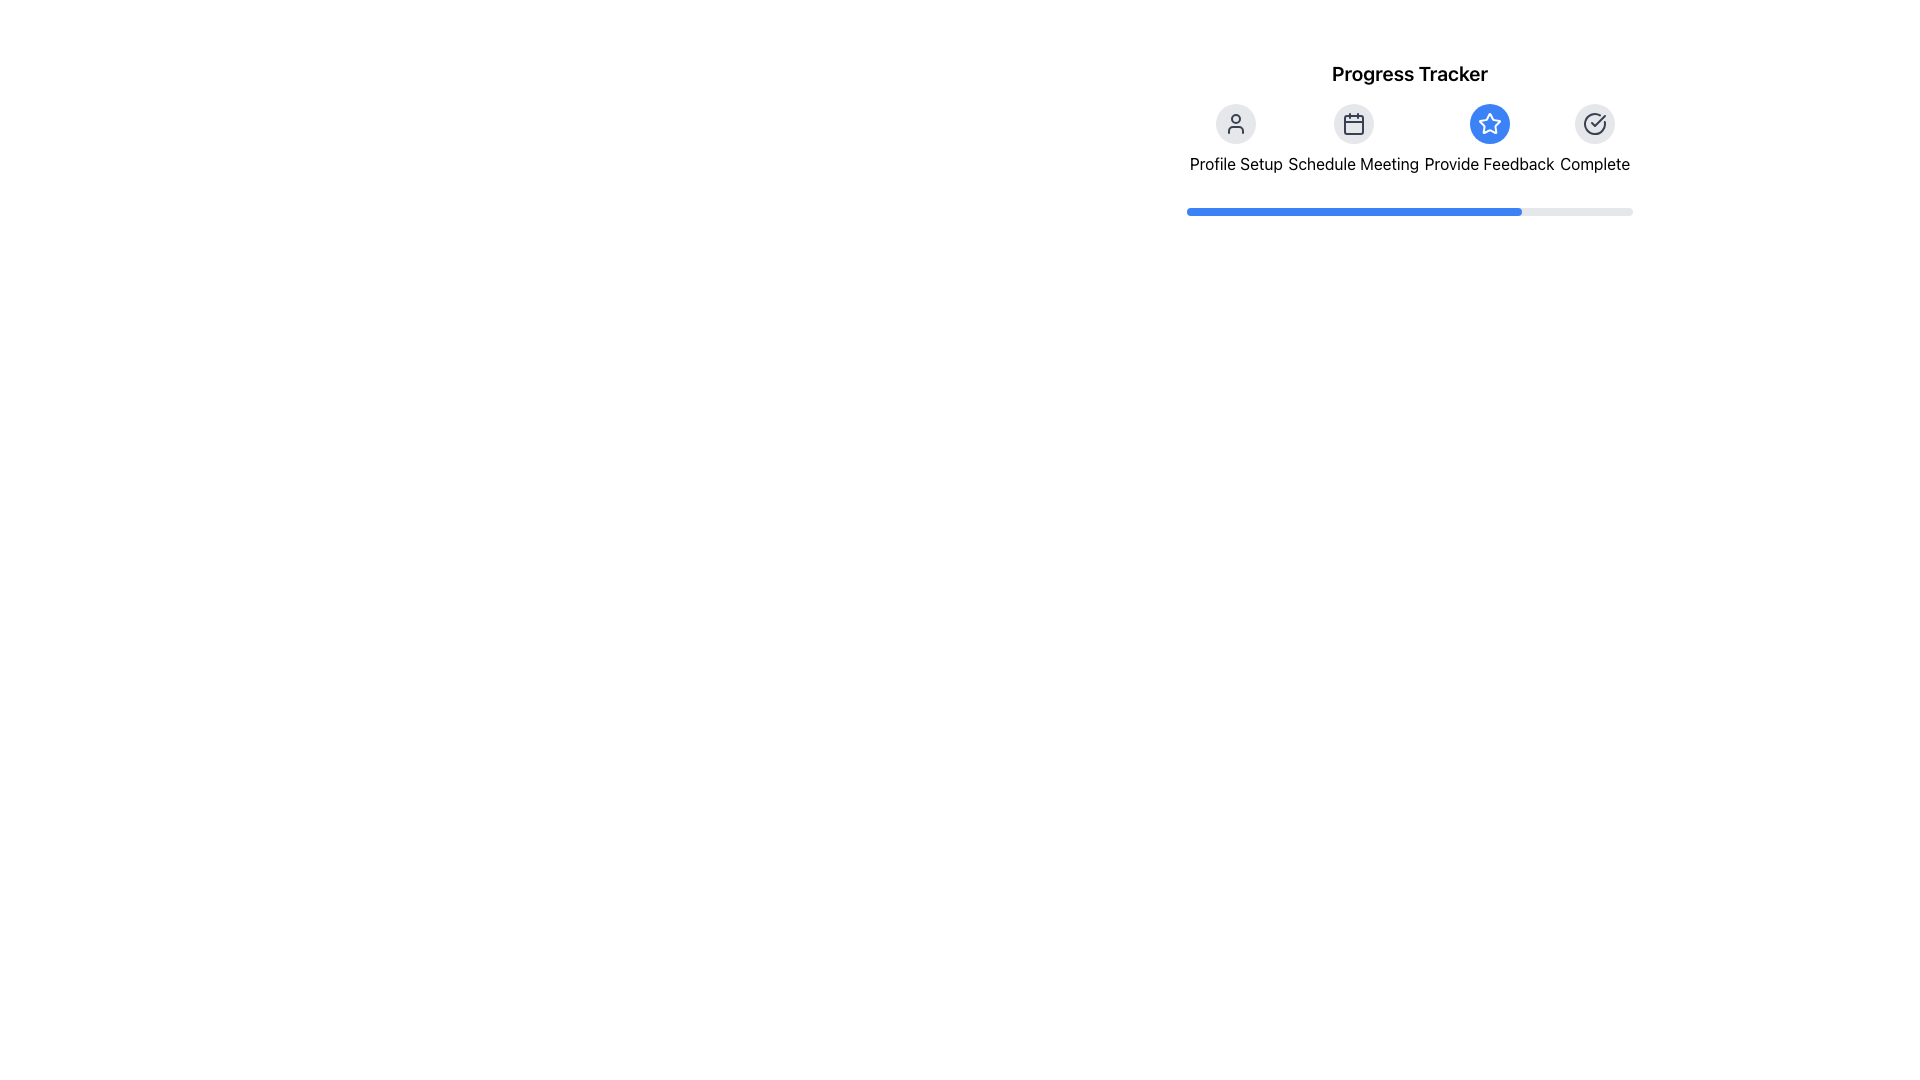 Image resolution: width=1920 pixels, height=1080 pixels. What do you see at coordinates (1597, 120) in the screenshot?
I see `the checkmark icon indicating completion or success, located at the right side of the navigation section in the progress tracker` at bounding box center [1597, 120].